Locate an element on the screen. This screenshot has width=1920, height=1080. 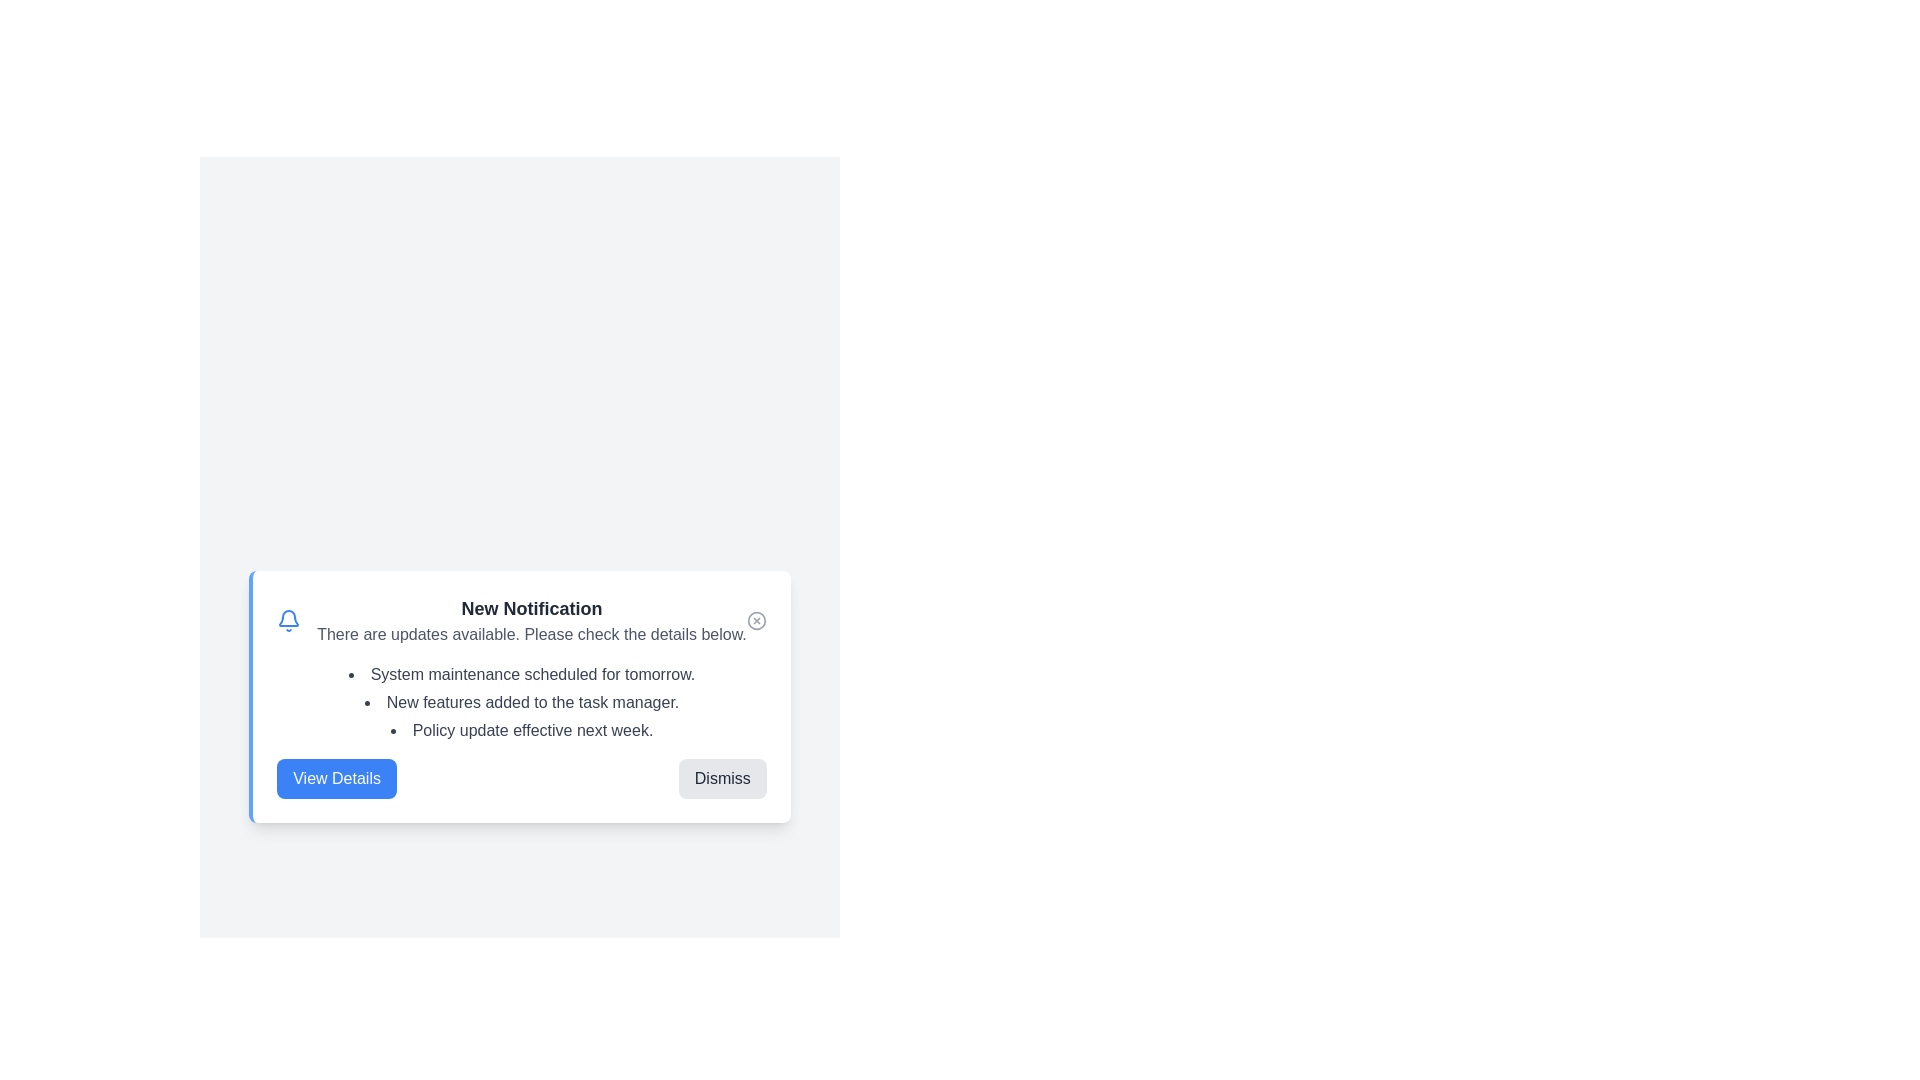
the 'Bell' icon to explore its functionality is located at coordinates (287, 620).